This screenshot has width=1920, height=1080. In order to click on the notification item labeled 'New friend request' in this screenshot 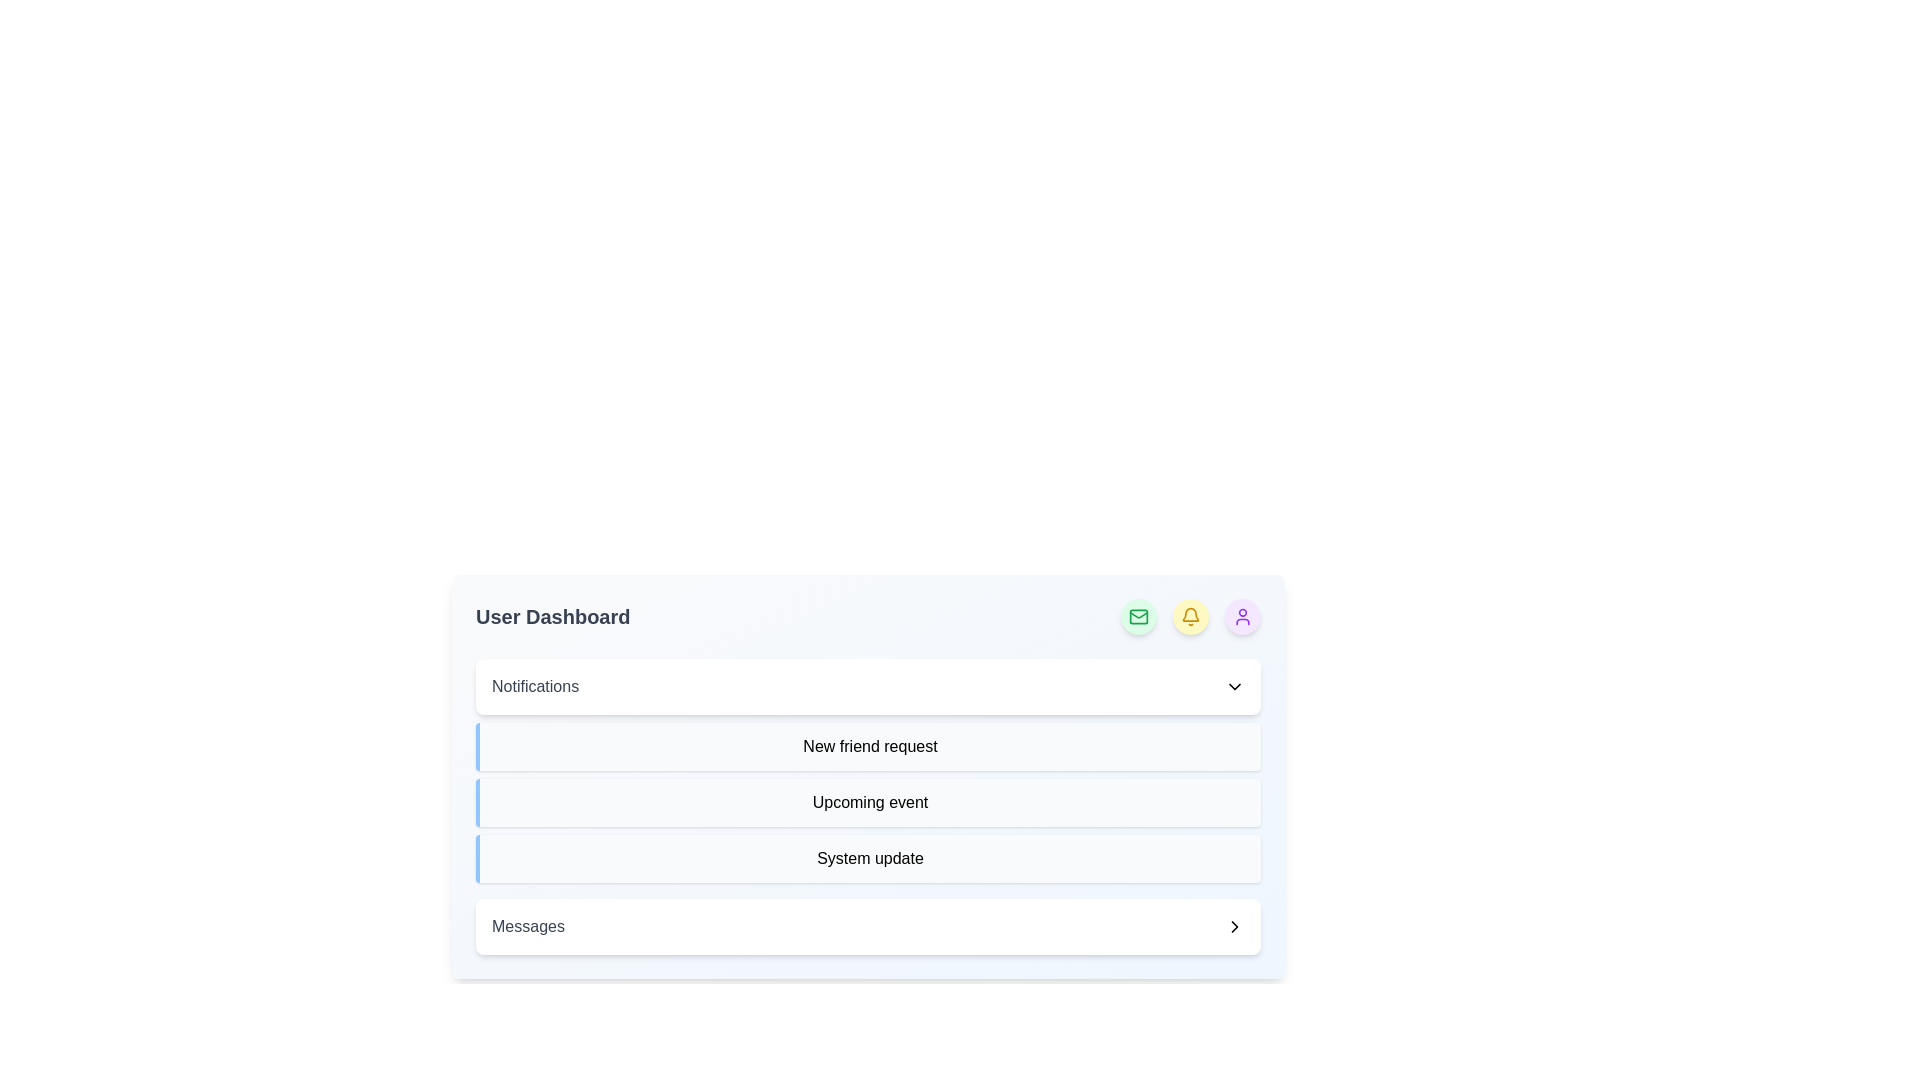, I will do `click(868, 747)`.